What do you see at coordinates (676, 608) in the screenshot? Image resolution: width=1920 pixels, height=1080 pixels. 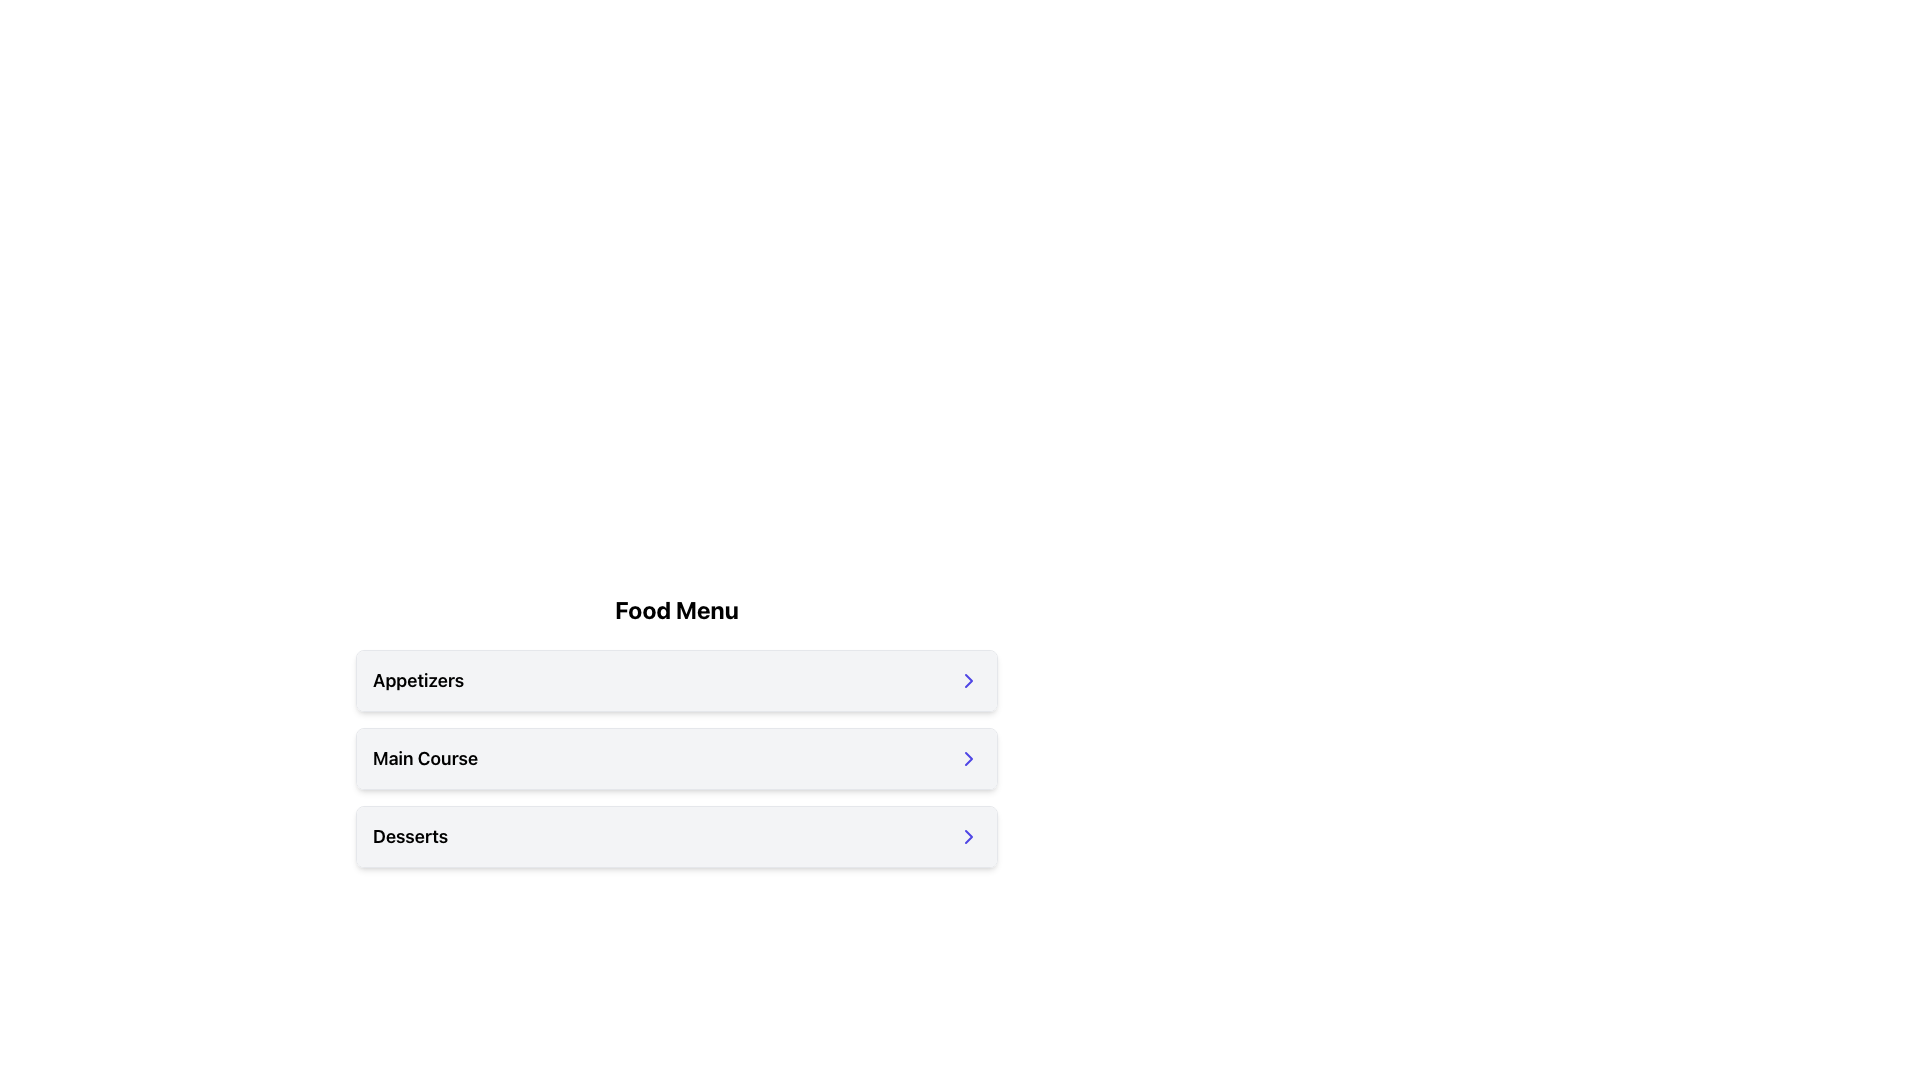 I see `text from the non-interactive title label that identifies the food menu located at the top of the menu section` at bounding box center [676, 608].